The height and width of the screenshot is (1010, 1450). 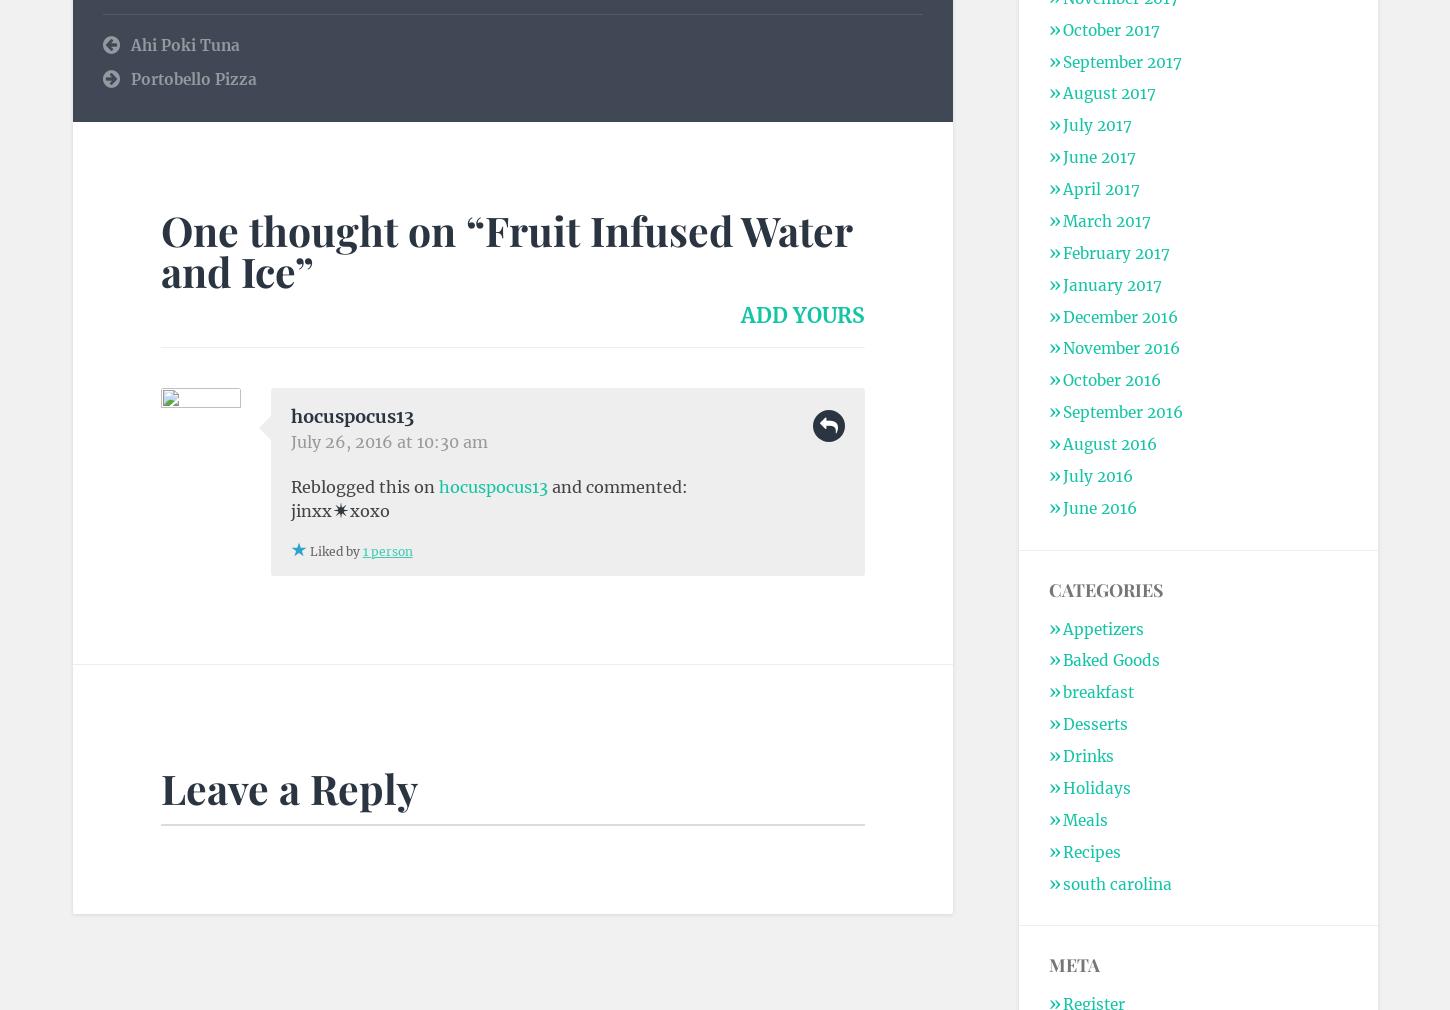 What do you see at coordinates (1061, 188) in the screenshot?
I see `'April 2017'` at bounding box center [1061, 188].